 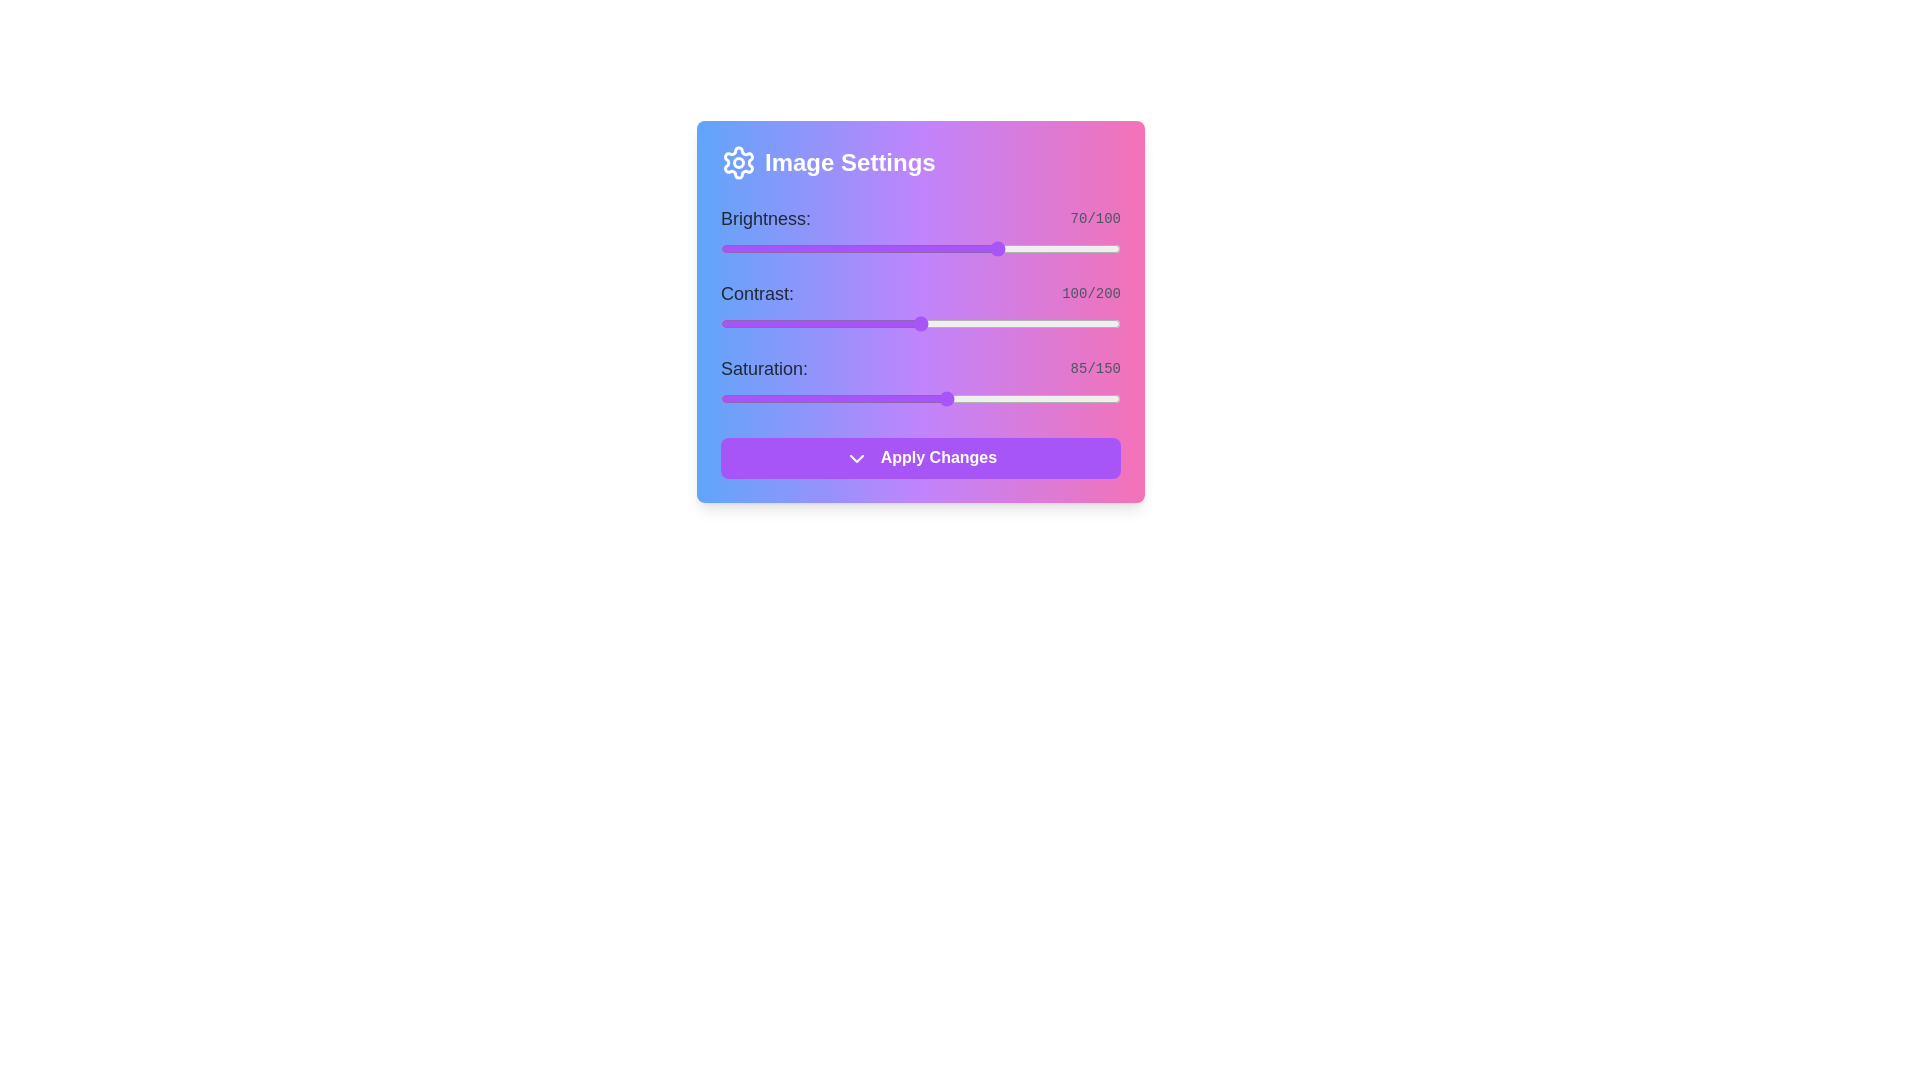 What do you see at coordinates (746, 323) in the screenshot?
I see `the contrast slider to 13 value` at bounding box center [746, 323].